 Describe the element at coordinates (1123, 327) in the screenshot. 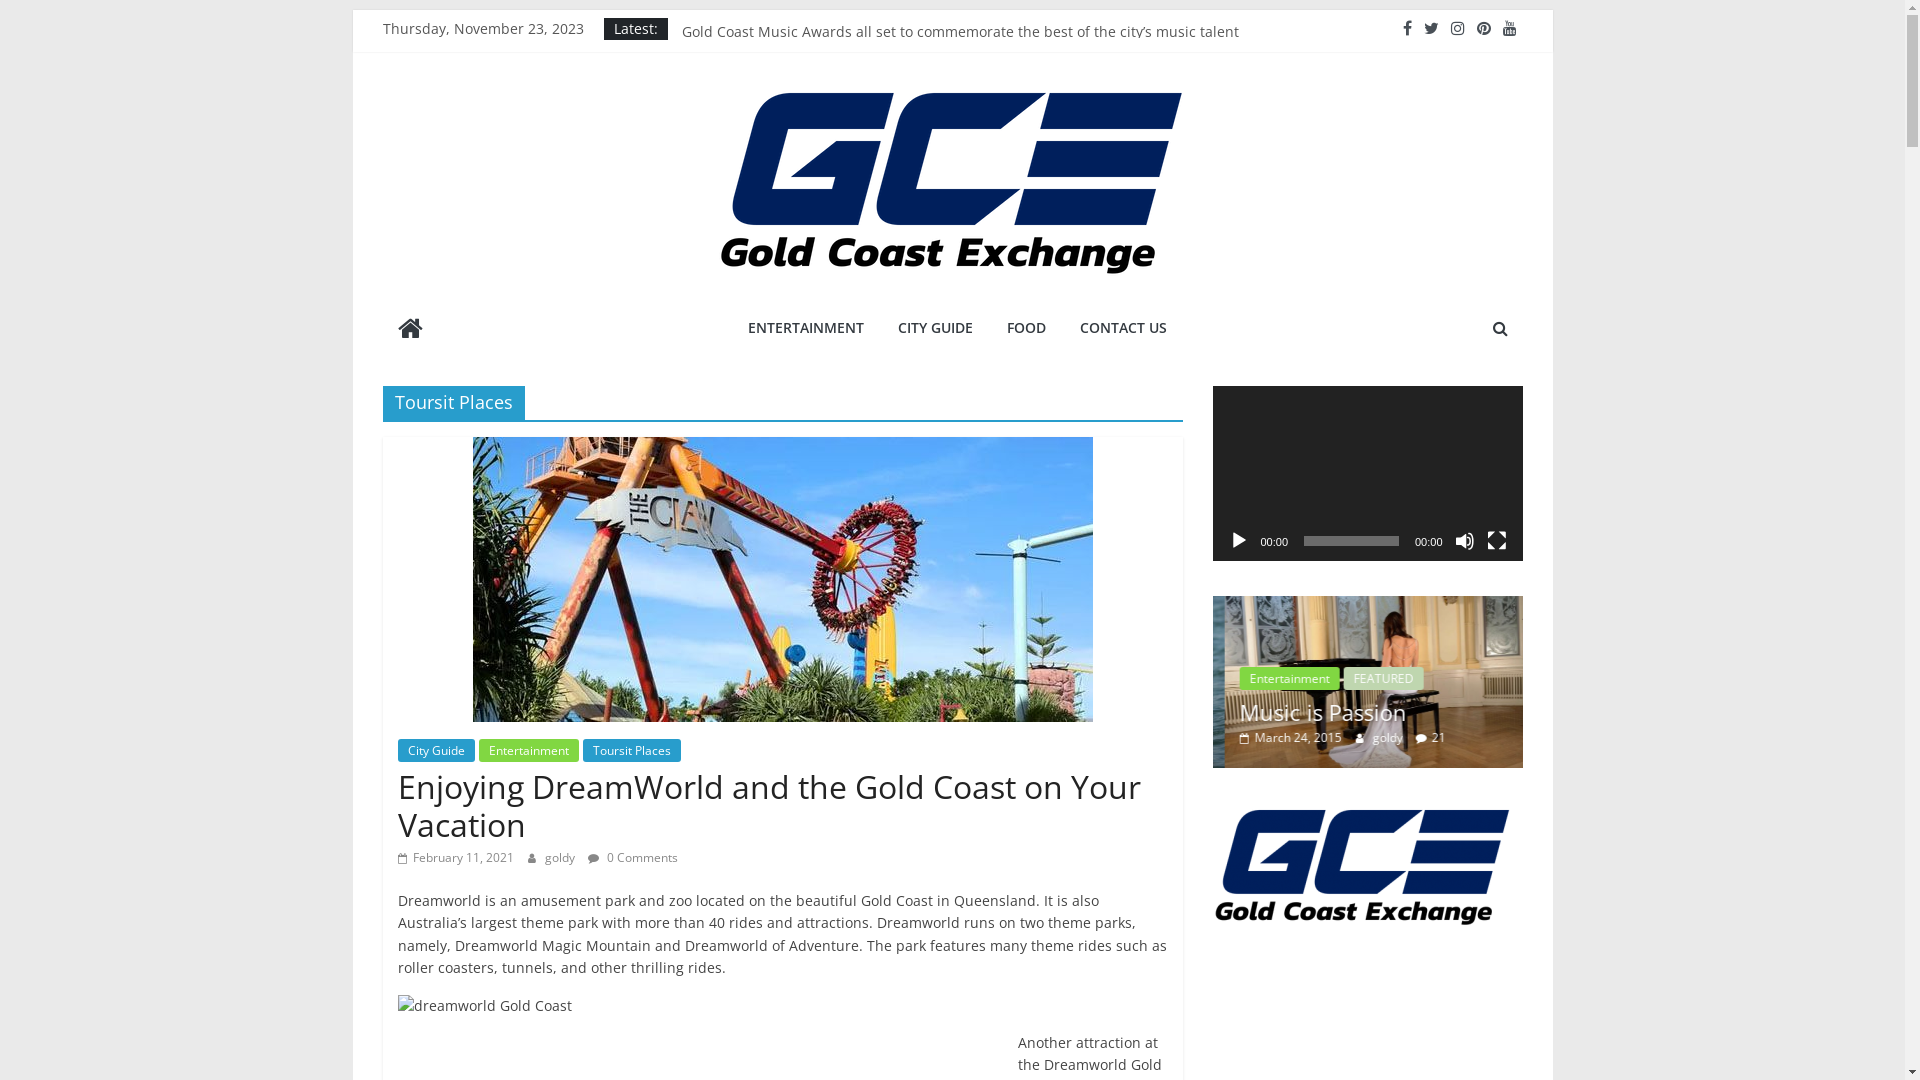

I see `'CONTACT US'` at that location.